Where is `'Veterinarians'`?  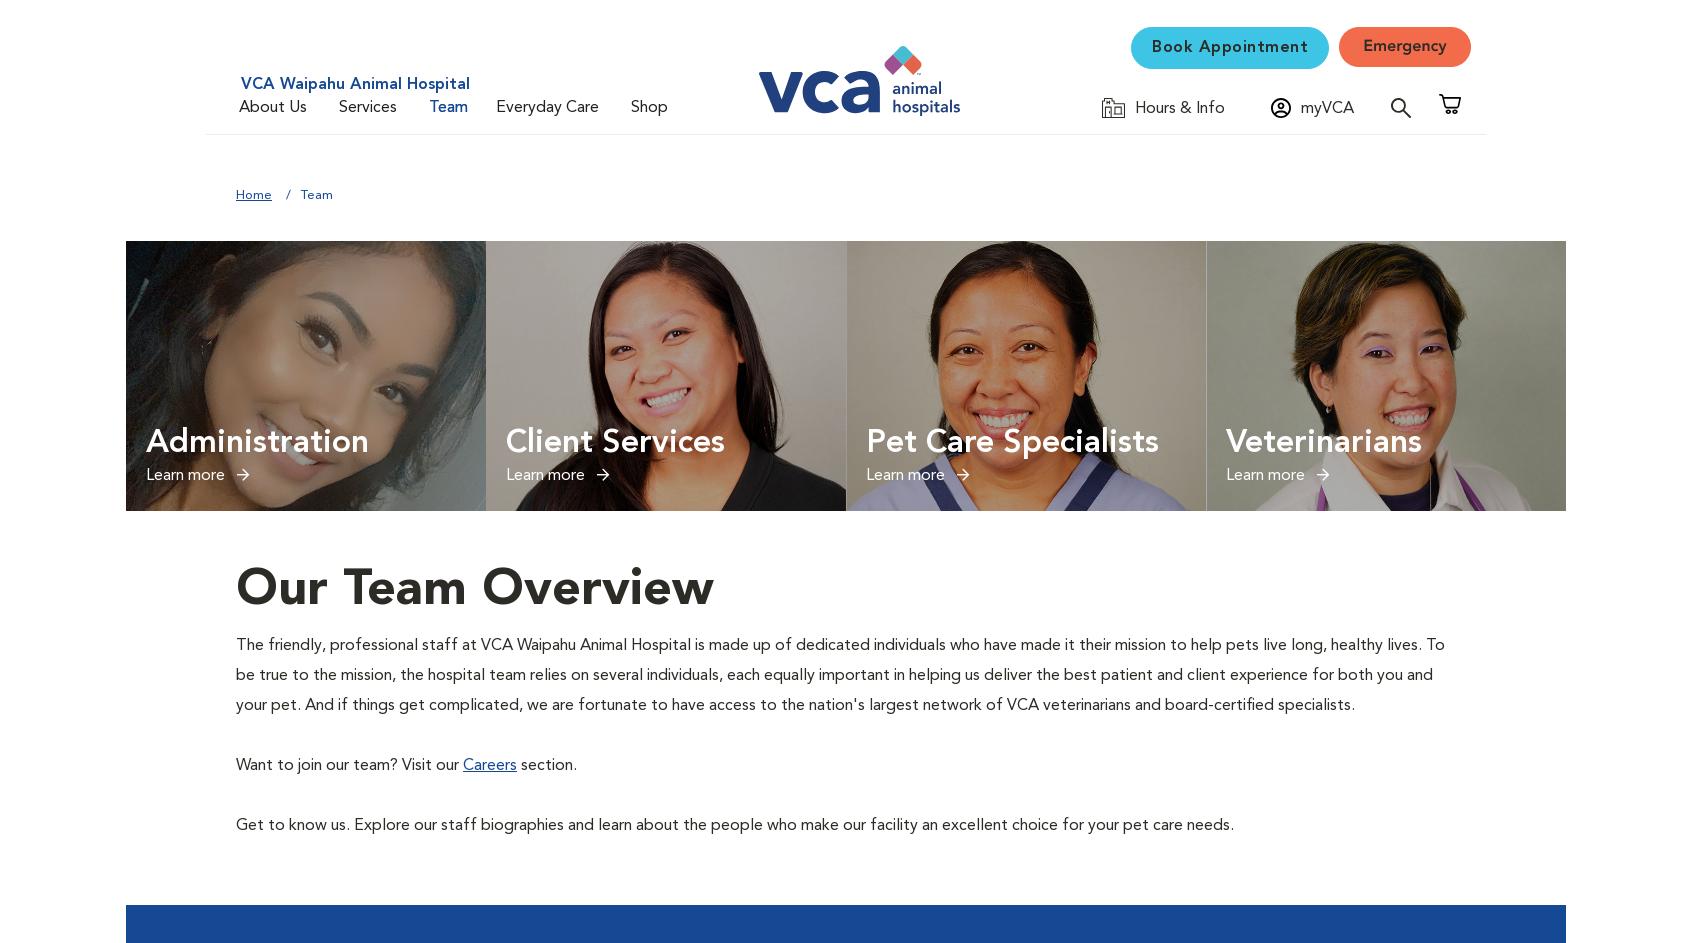 'Veterinarians' is located at coordinates (1226, 443).